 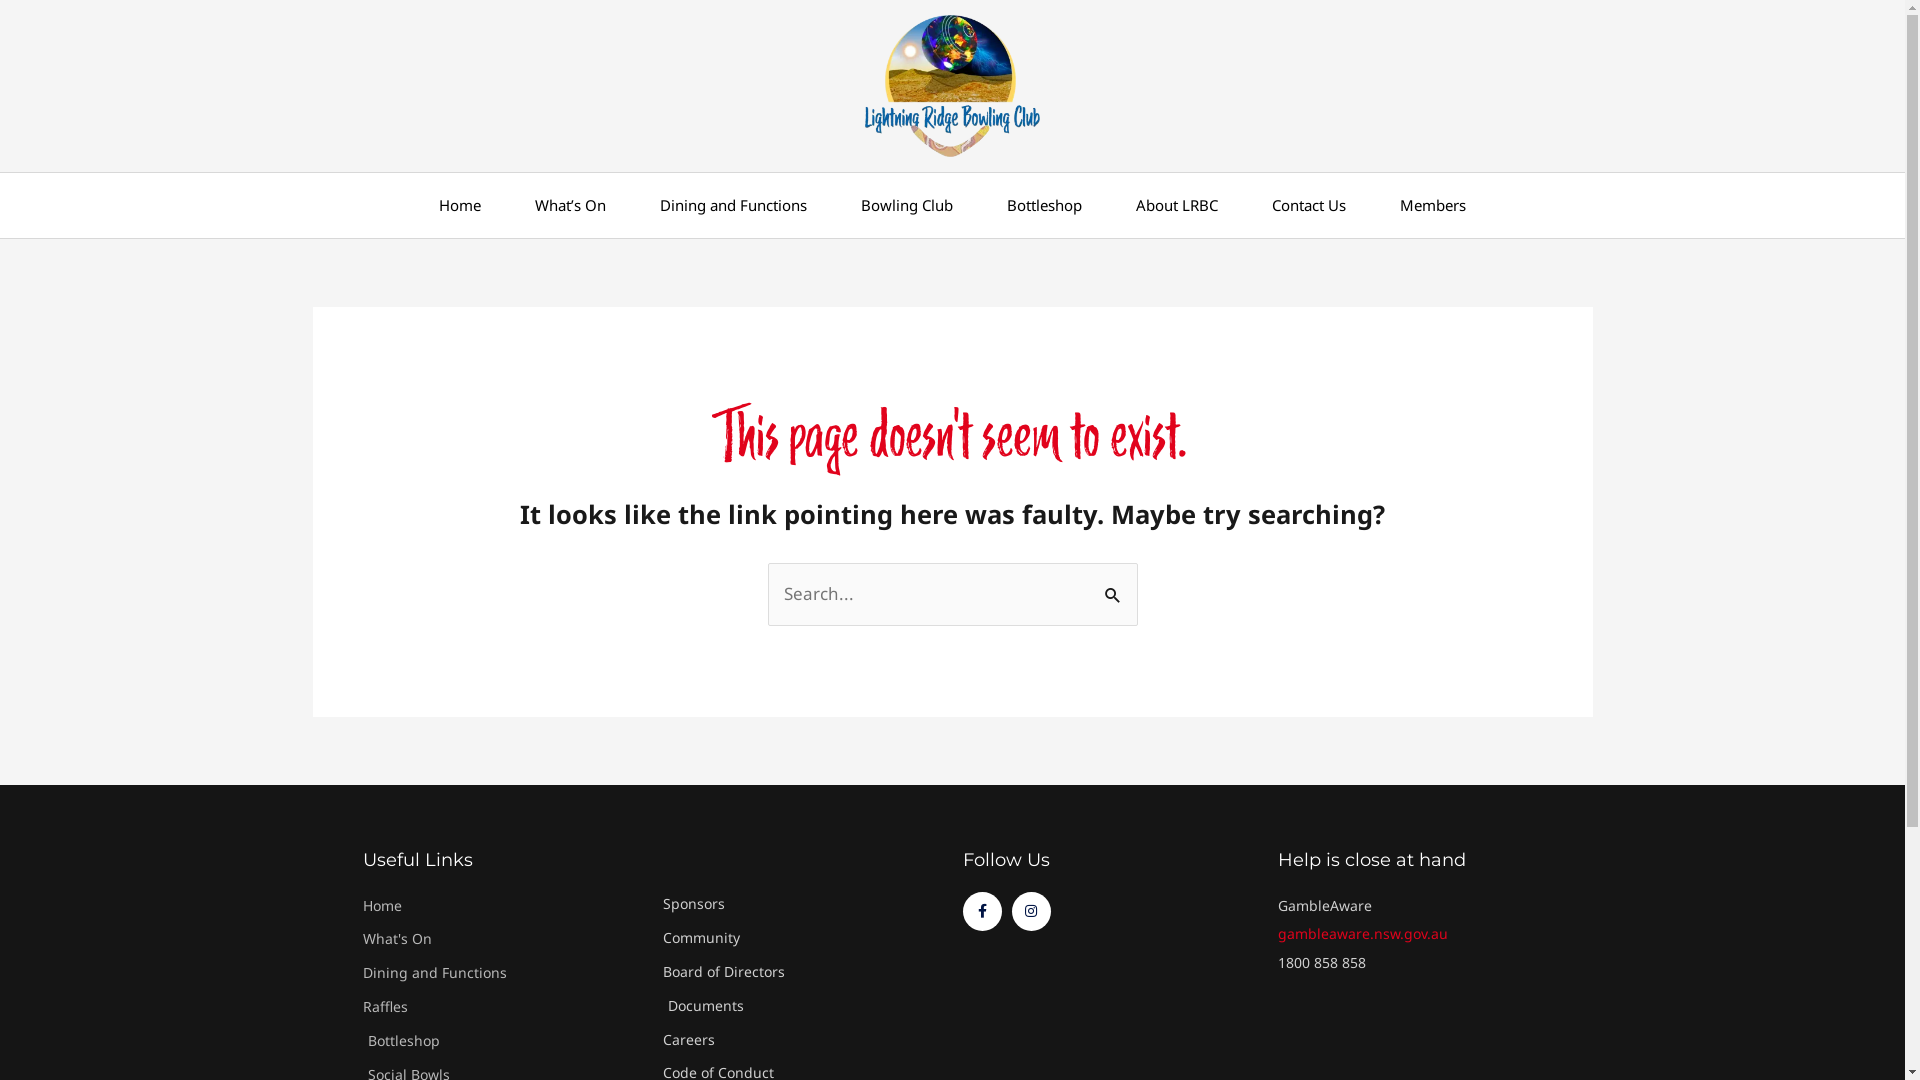 I want to click on 'Search', so click(x=1113, y=582).